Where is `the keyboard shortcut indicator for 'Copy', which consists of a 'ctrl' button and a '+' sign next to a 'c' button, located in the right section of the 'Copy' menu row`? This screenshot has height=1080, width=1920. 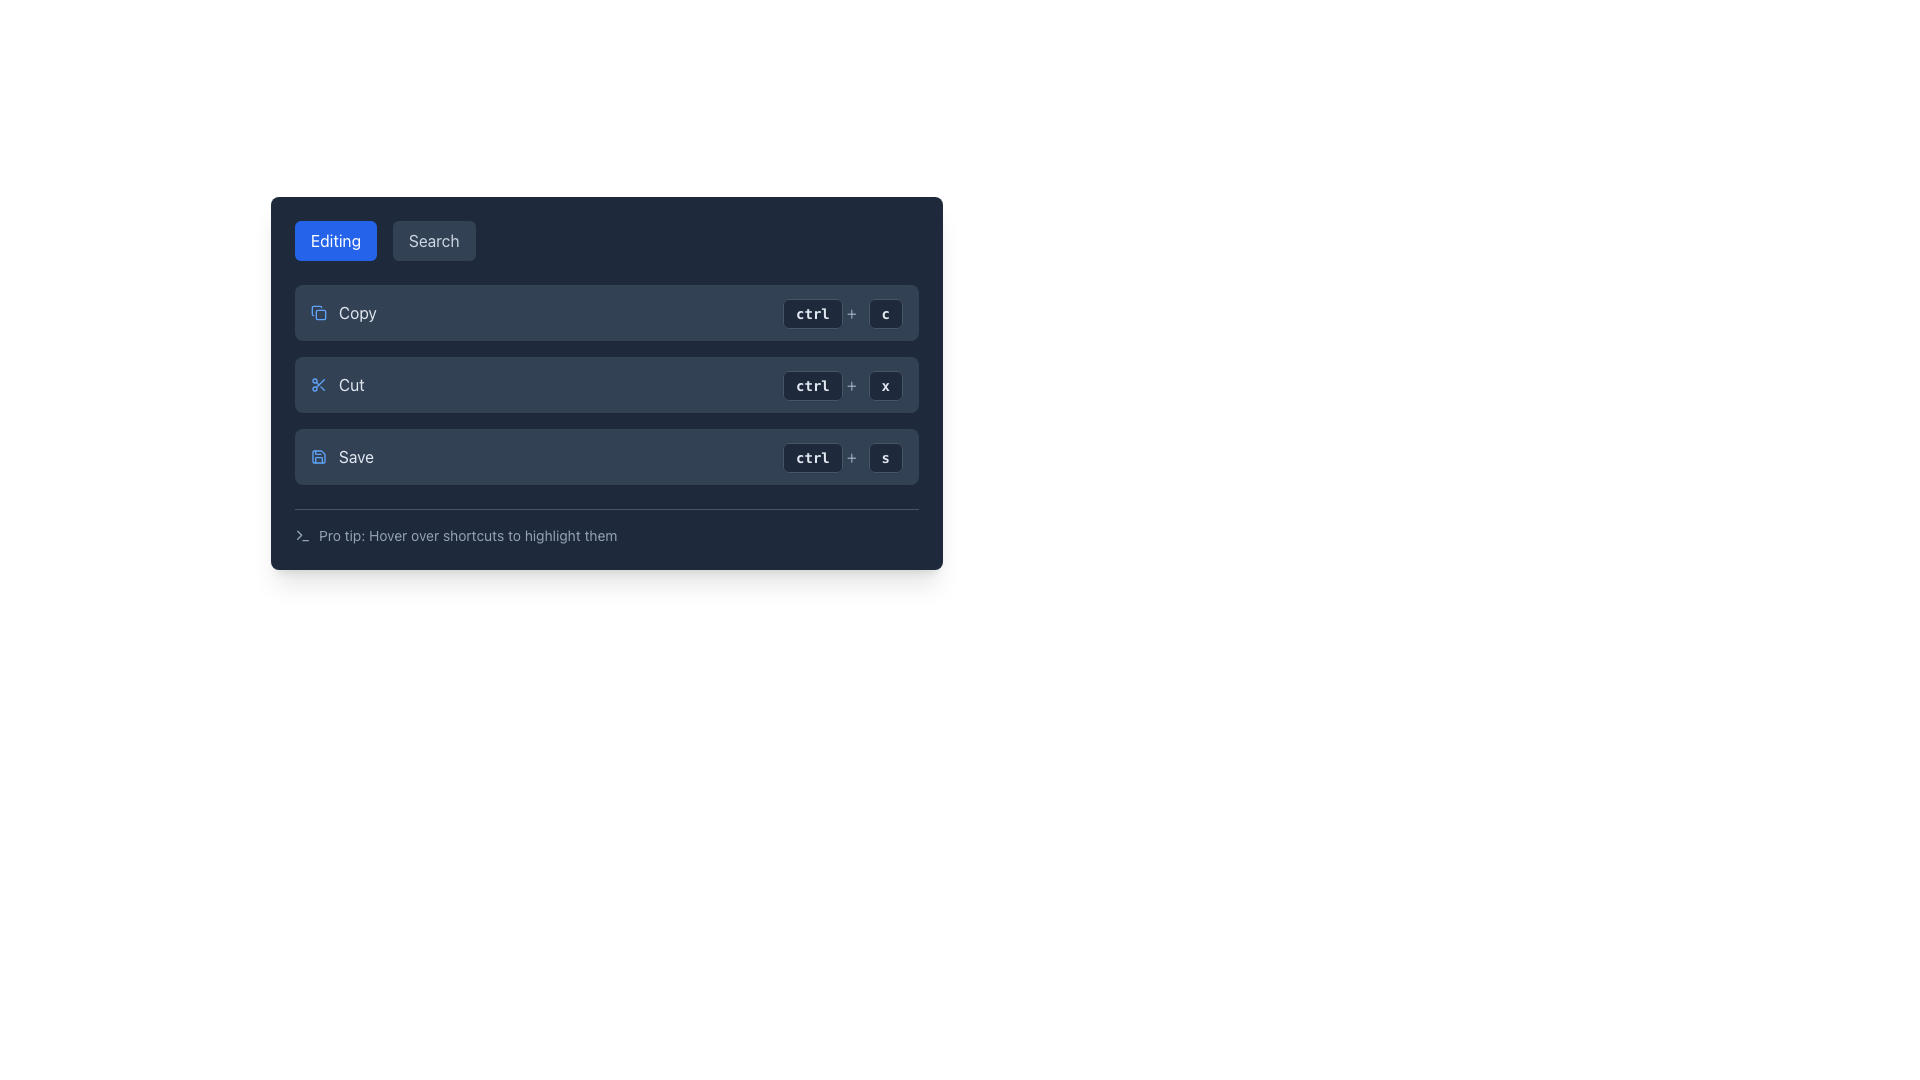 the keyboard shortcut indicator for 'Copy', which consists of a 'ctrl' button and a '+' sign next to a 'c' button, located in the right section of the 'Copy' menu row is located at coordinates (843, 312).